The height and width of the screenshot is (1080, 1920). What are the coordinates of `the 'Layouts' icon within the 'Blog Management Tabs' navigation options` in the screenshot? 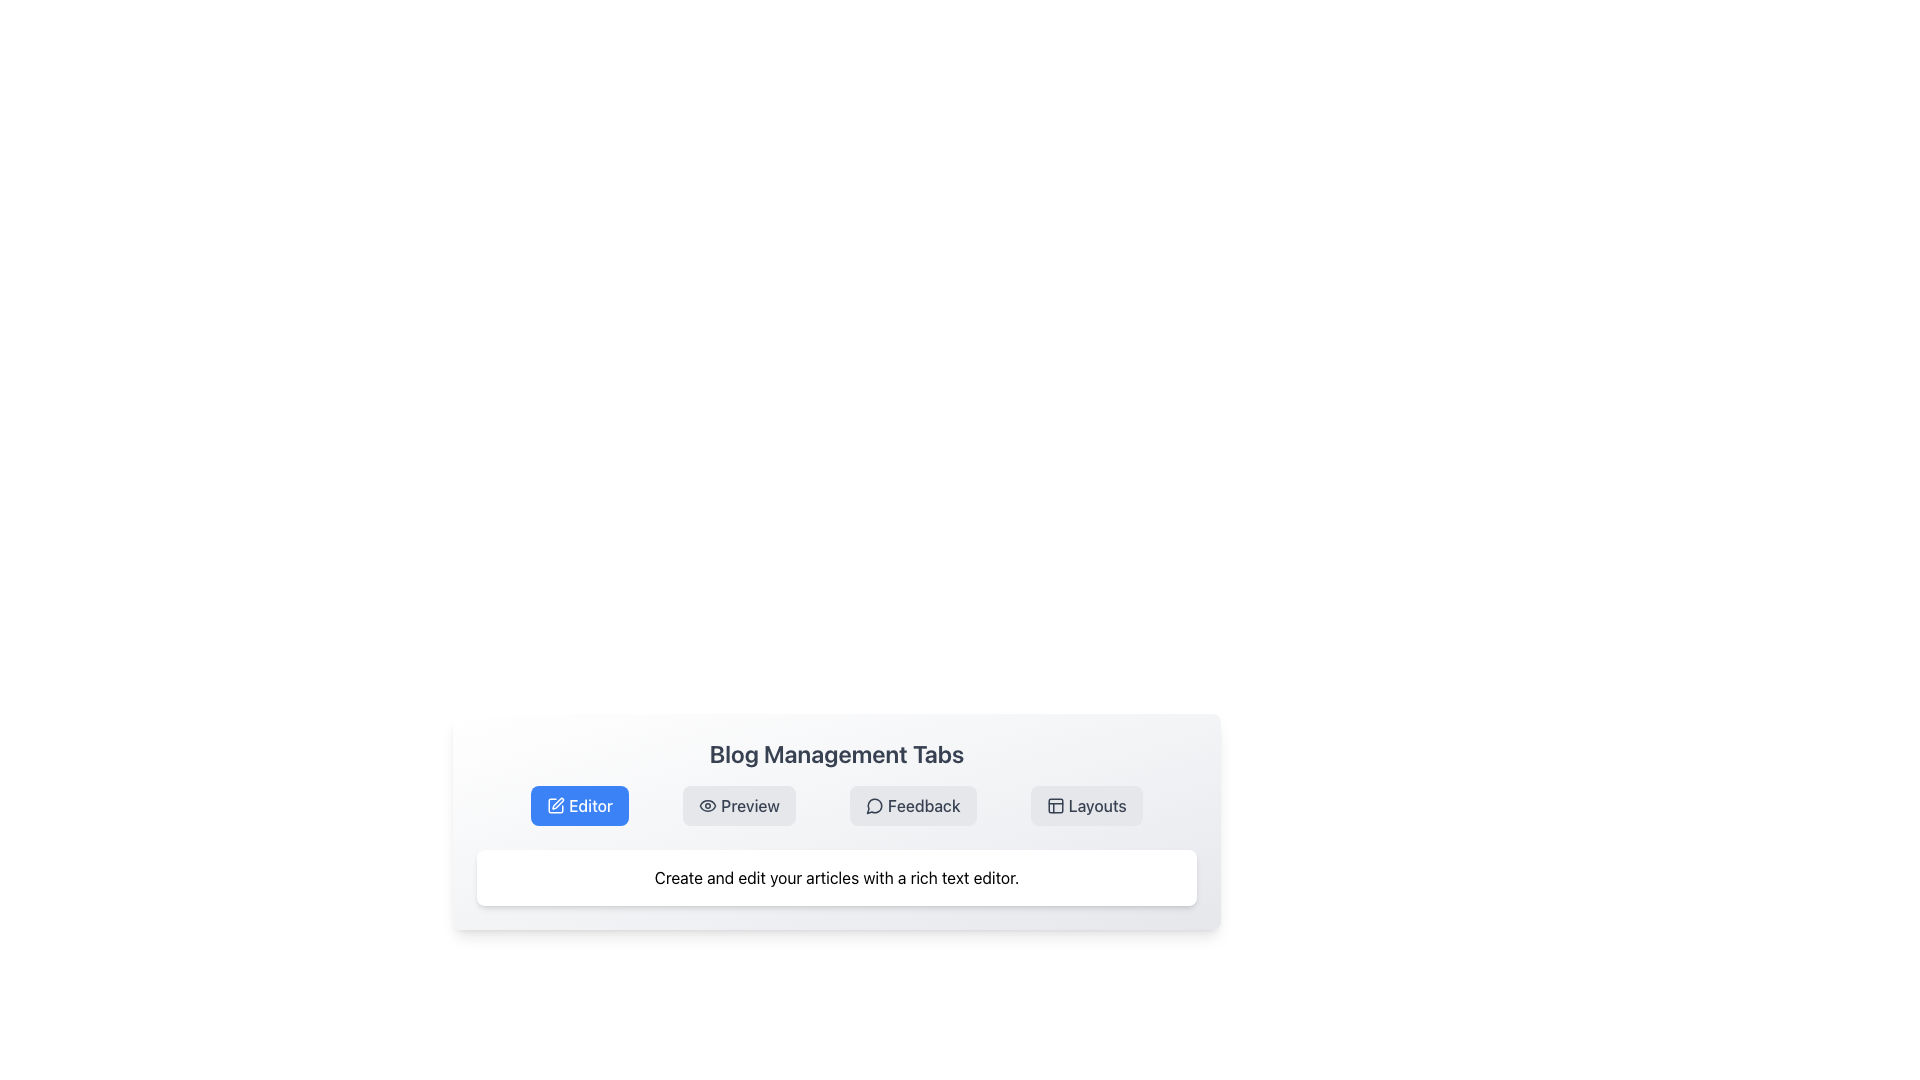 It's located at (1054, 805).